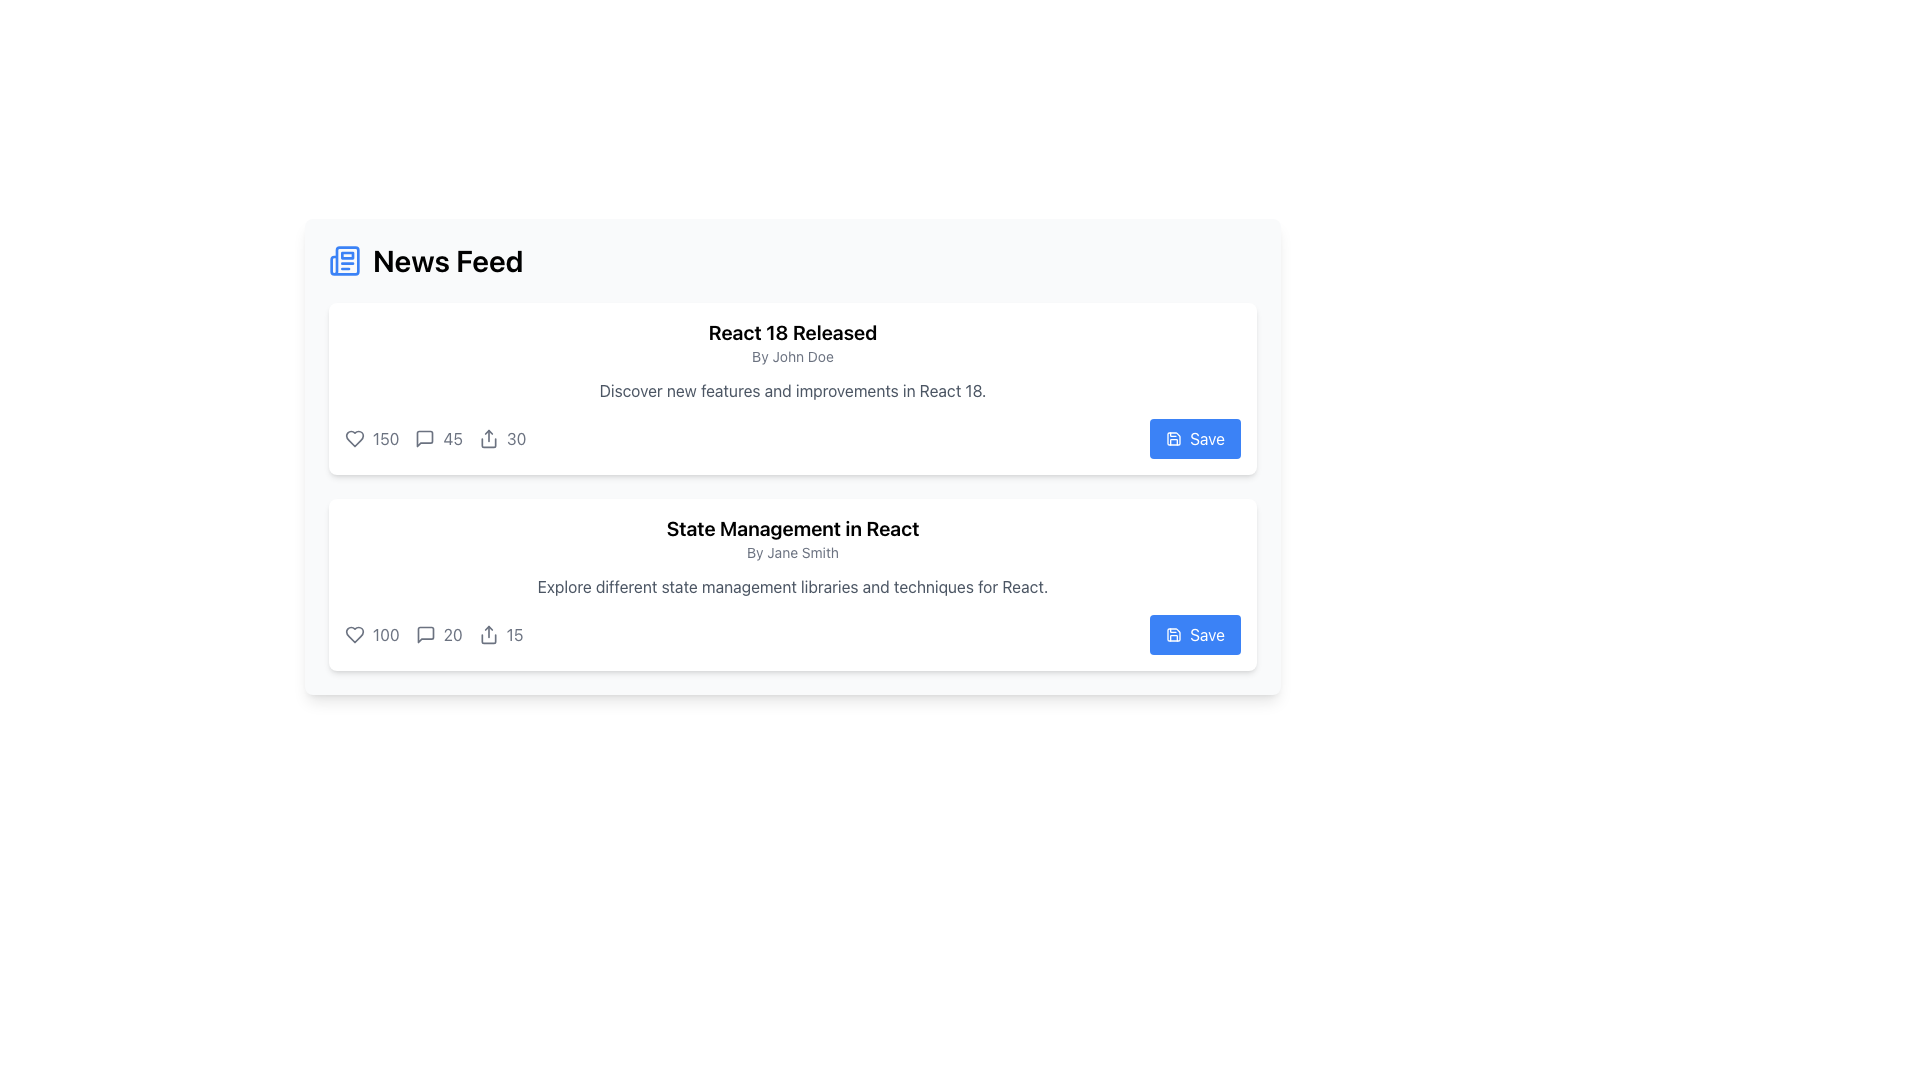 This screenshot has width=1920, height=1080. Describe the element at coordinates (791, 585) in the screenshot. I see `the text element that provides a brief description or summary of the related topic, located under the 'State Management in React' title and above the interaction statistics row` at that location.